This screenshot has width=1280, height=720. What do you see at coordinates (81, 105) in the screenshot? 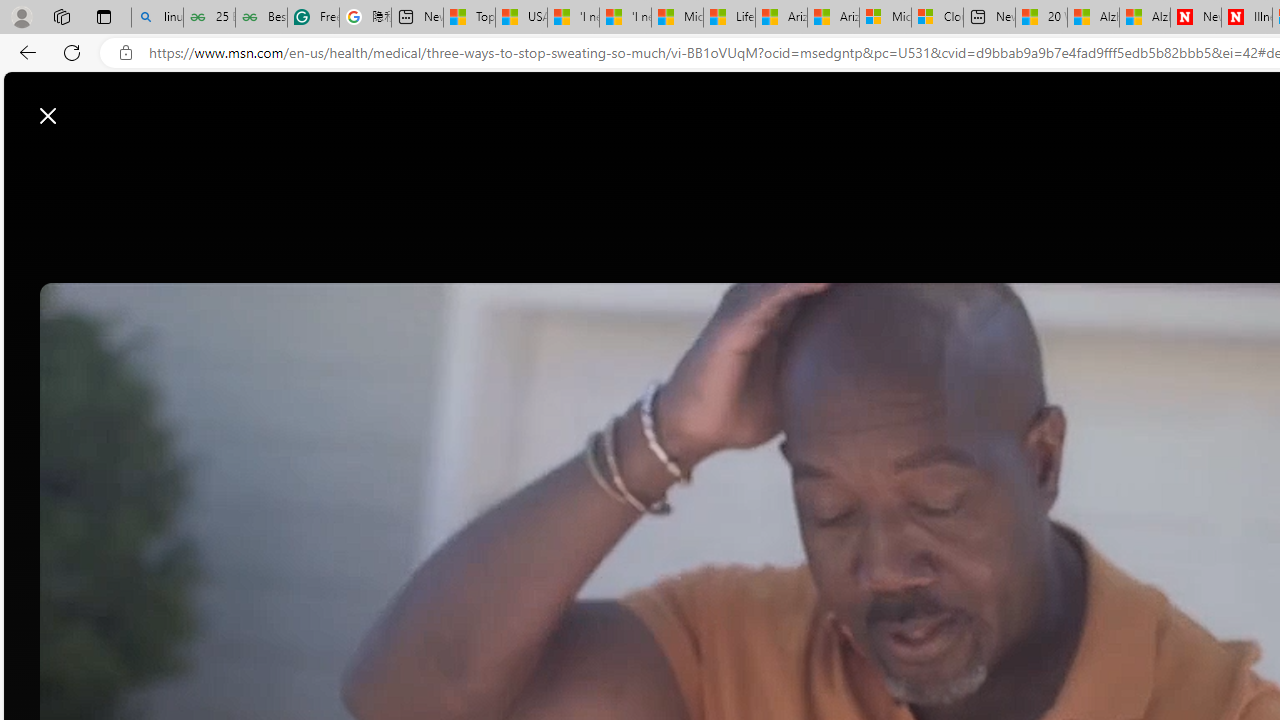
I see `'Skip to footer'` at bounding box center [81, 105].